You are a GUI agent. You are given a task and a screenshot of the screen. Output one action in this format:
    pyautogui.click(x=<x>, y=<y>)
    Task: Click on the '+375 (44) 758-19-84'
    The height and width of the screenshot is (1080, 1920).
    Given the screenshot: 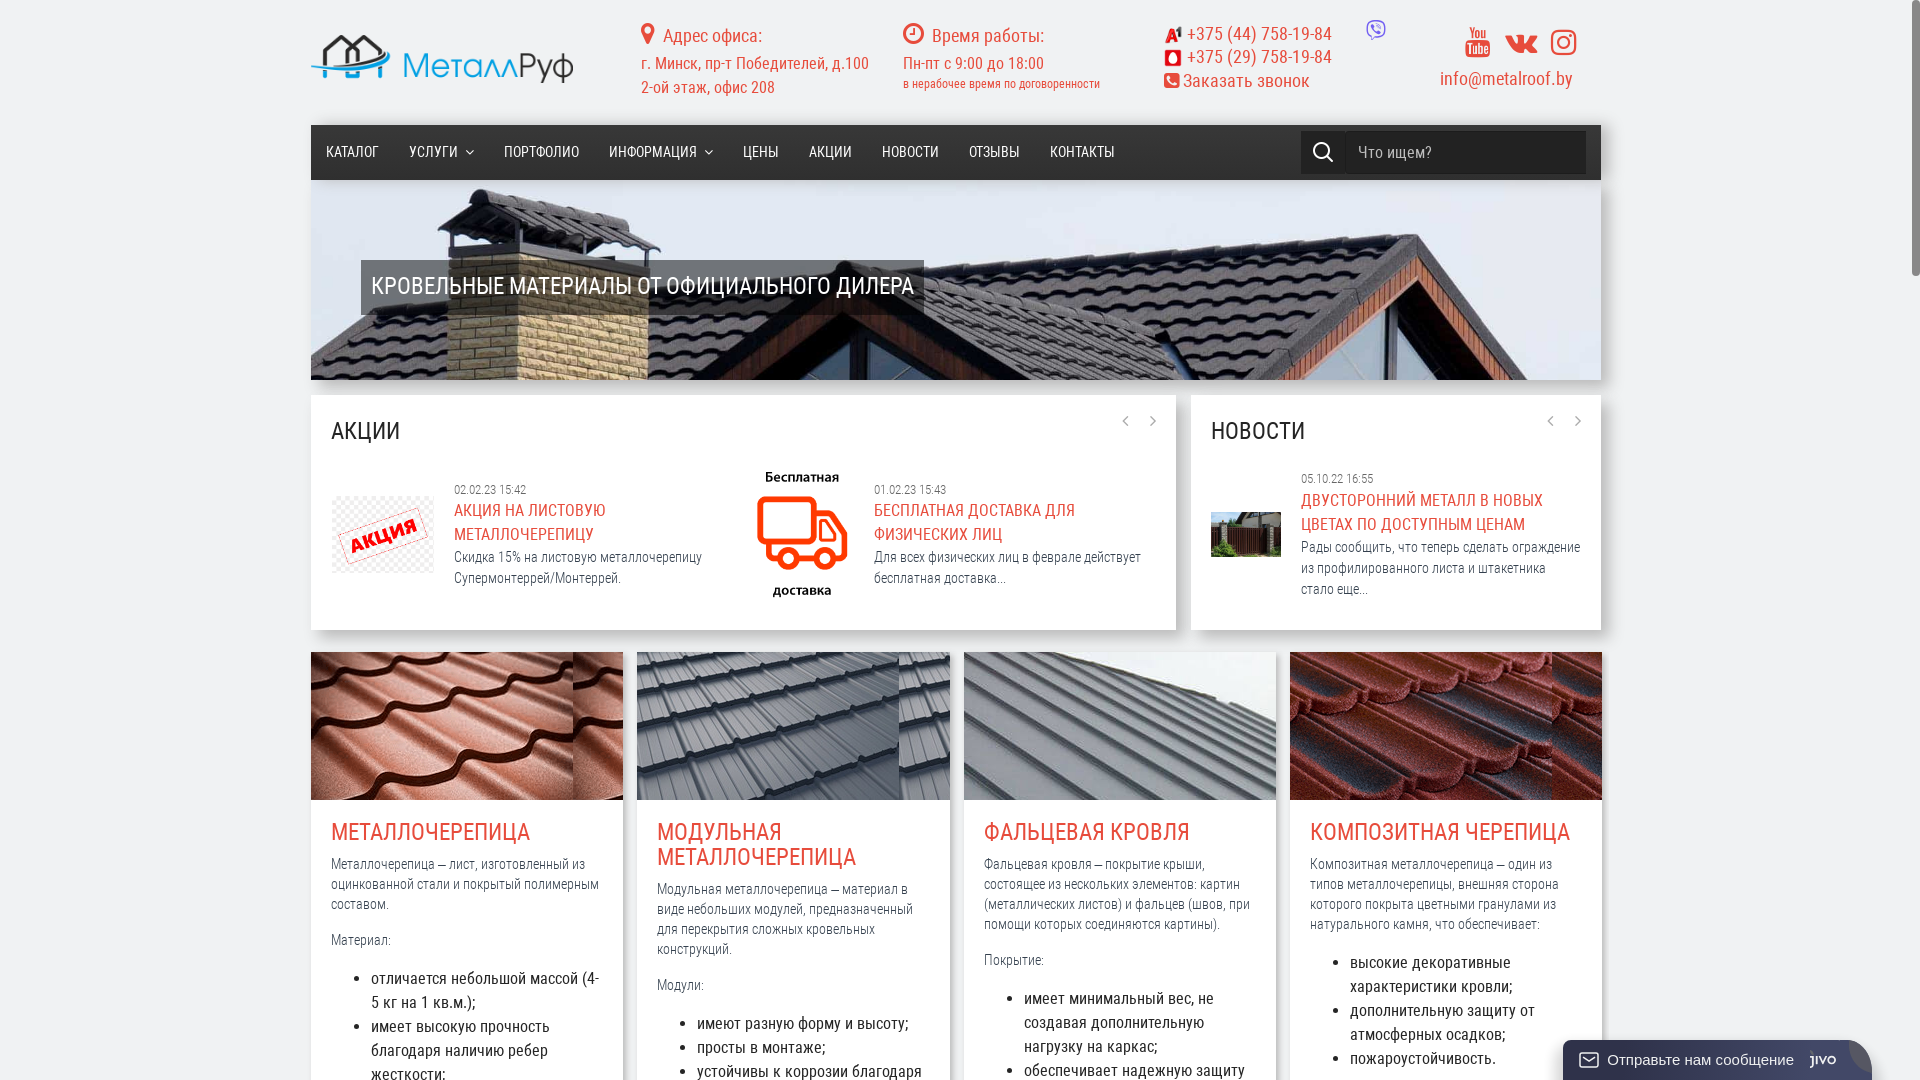 What is the action you would take?
    pyautogui.click(x=1247, y=33)
    